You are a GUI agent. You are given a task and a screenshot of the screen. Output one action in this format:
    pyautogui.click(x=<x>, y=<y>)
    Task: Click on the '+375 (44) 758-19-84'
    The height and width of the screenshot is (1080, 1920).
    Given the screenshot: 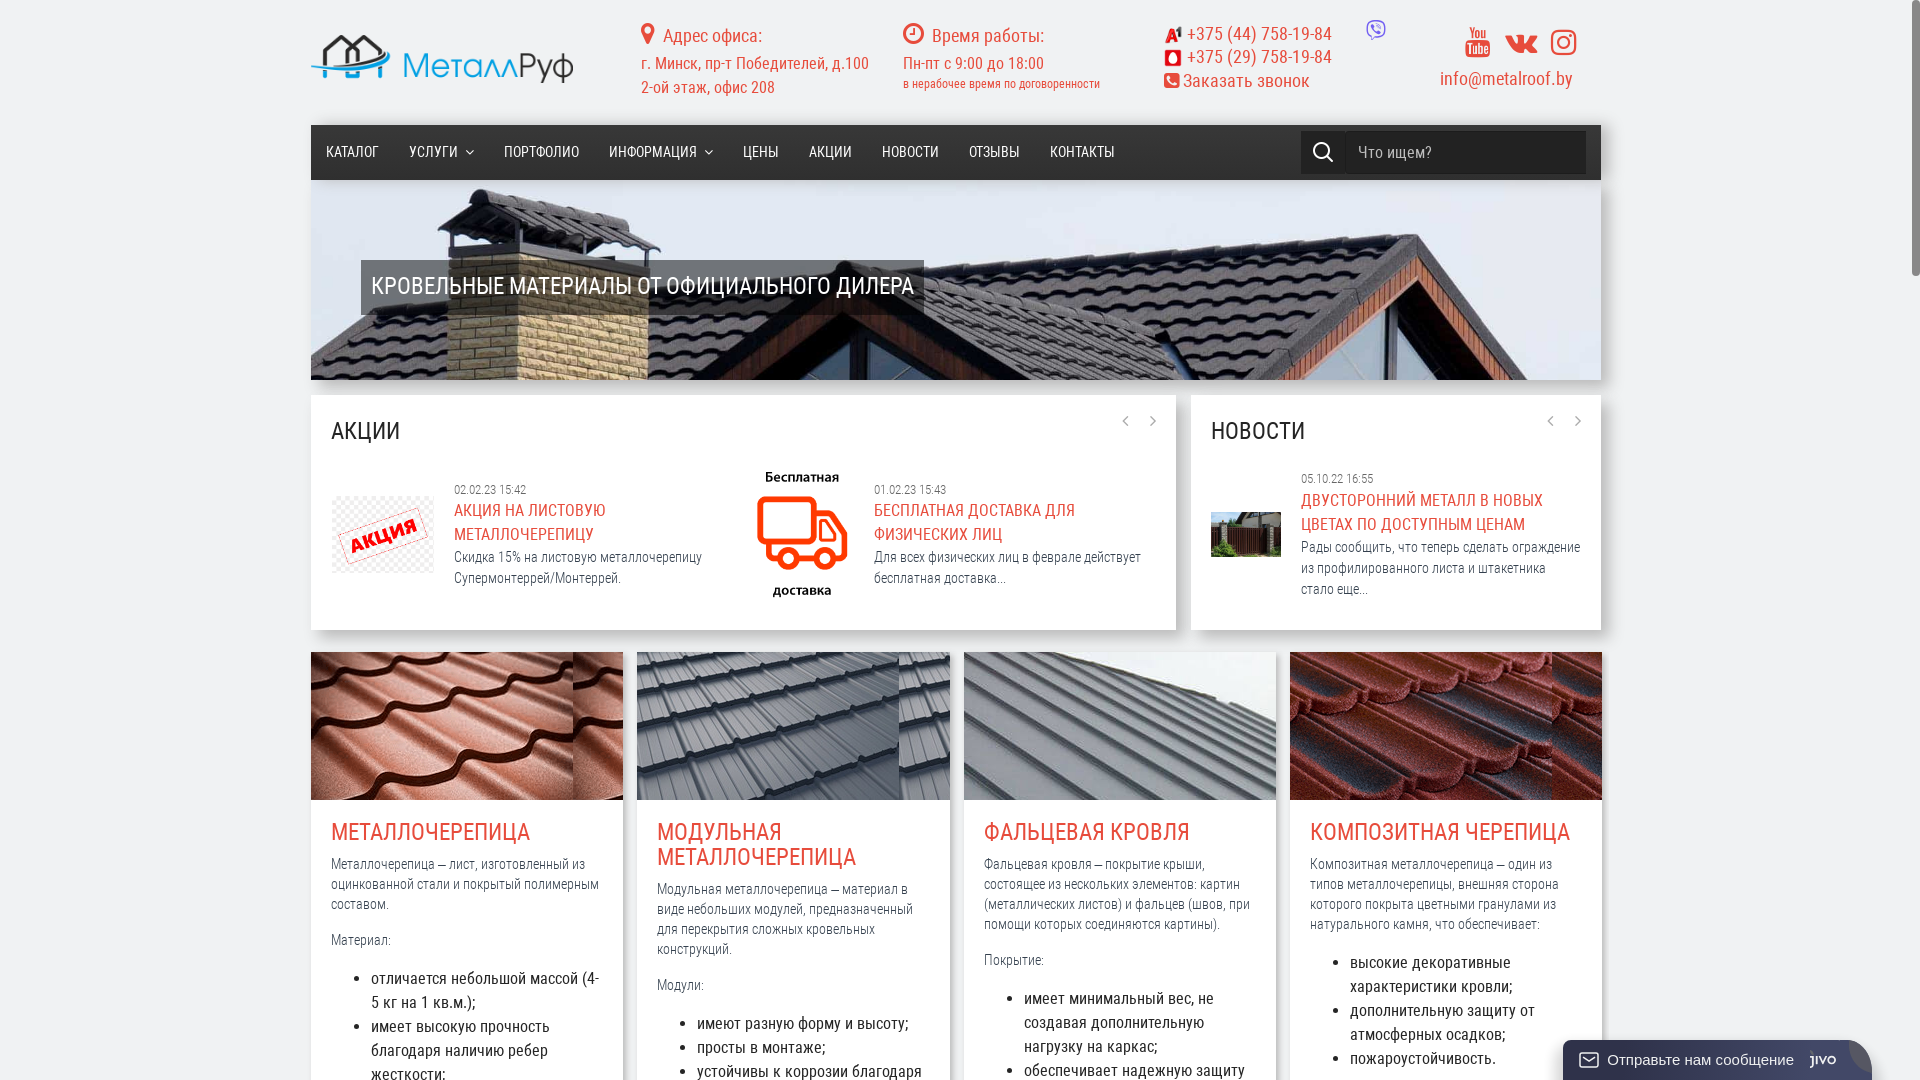 What is the action you would take?
    pyautogui.click(x=1247, y=33)
    